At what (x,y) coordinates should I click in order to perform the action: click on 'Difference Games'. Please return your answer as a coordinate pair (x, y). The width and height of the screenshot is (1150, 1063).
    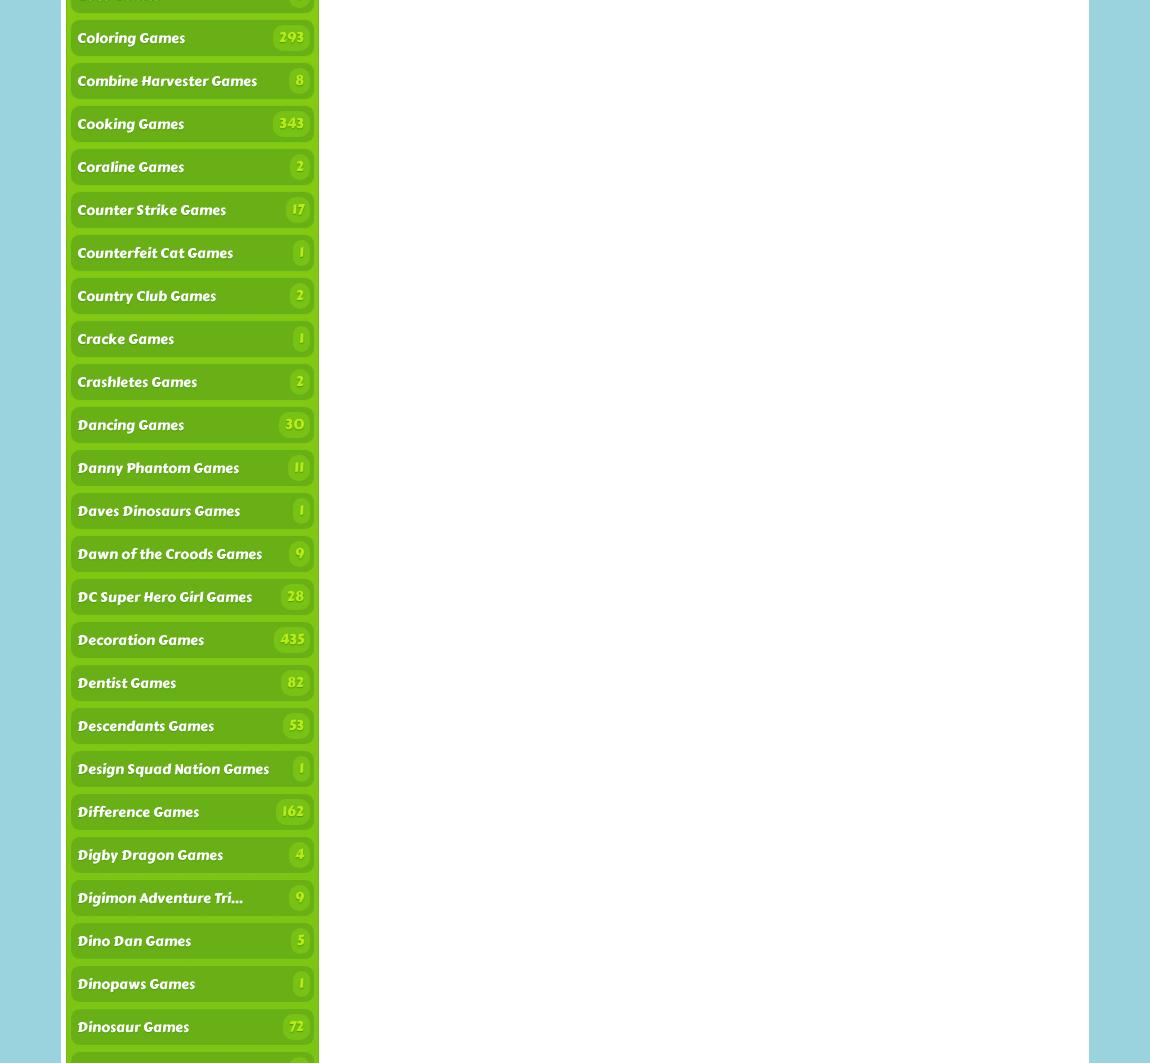
    Looking at the image, I should click on (76, 811).